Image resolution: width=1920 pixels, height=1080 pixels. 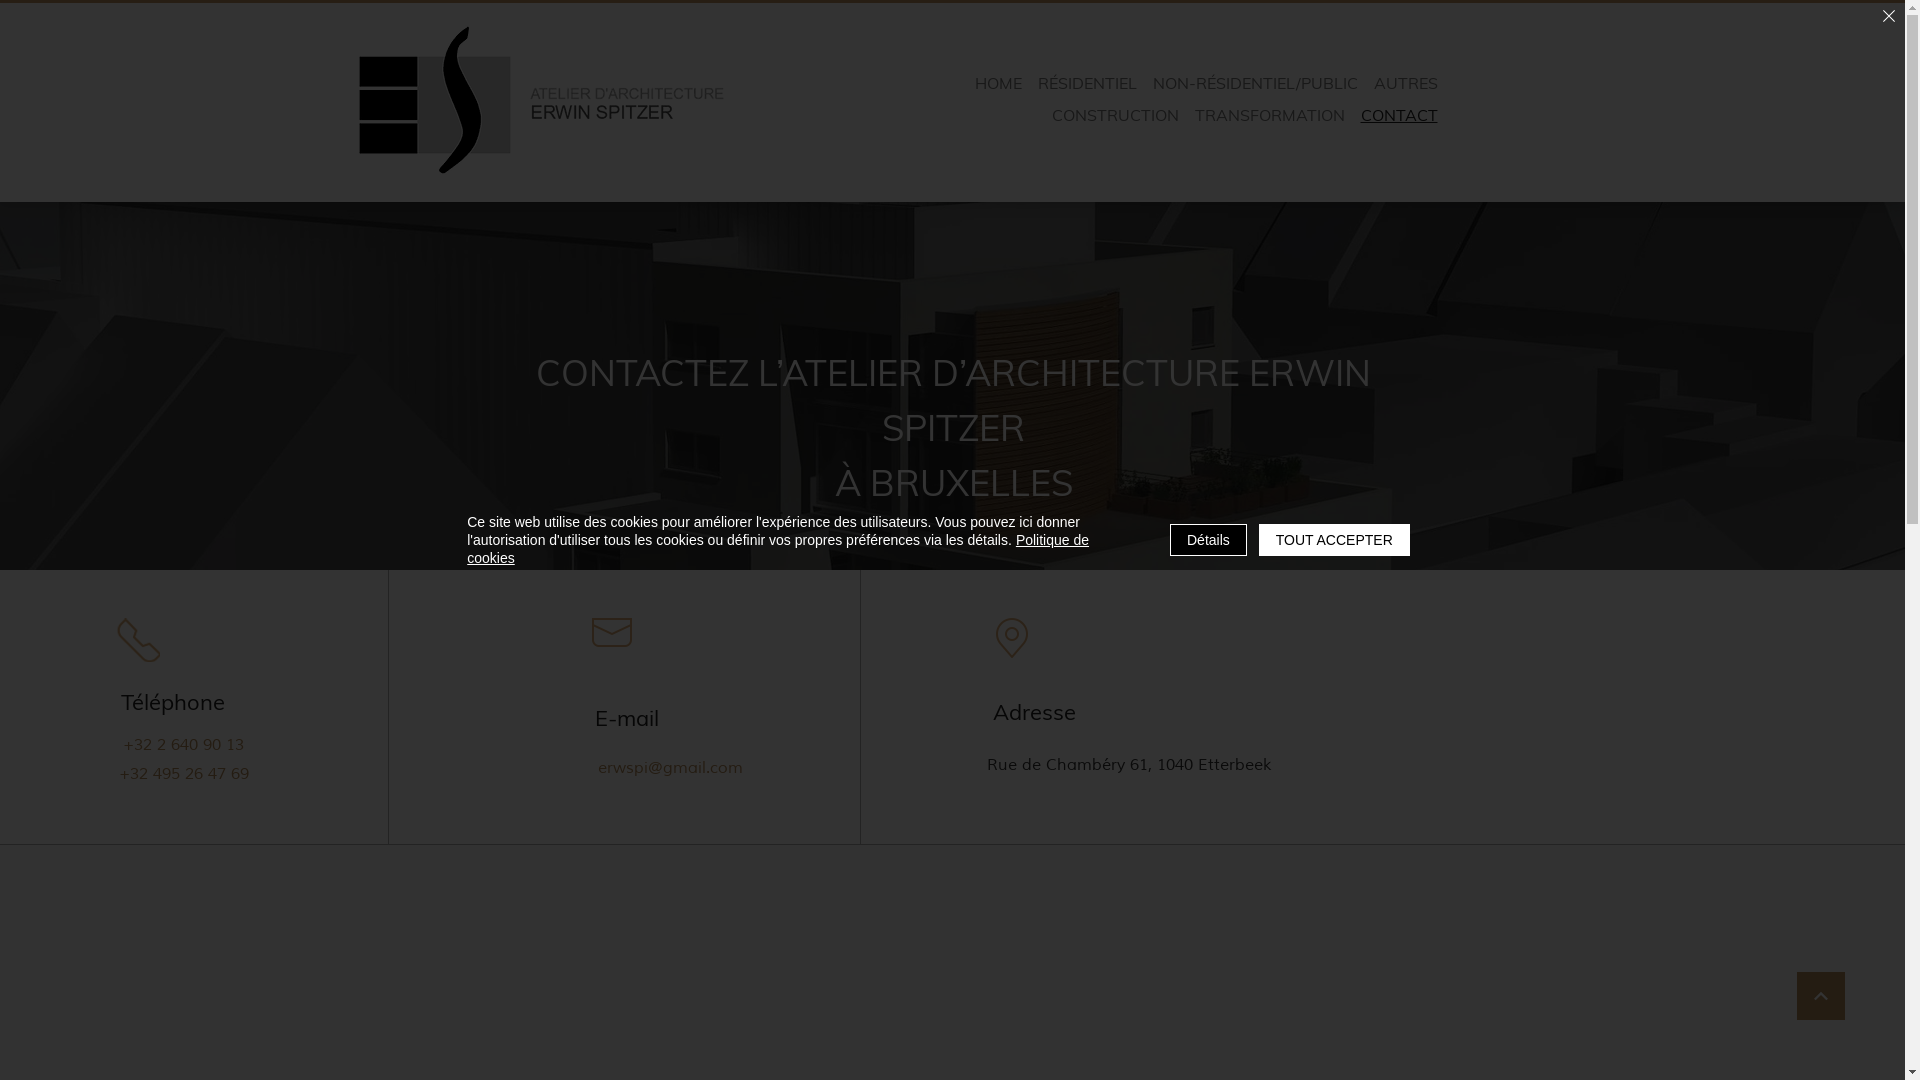 I want to click on 'Politique de cookies', so click(x=776, y=548).